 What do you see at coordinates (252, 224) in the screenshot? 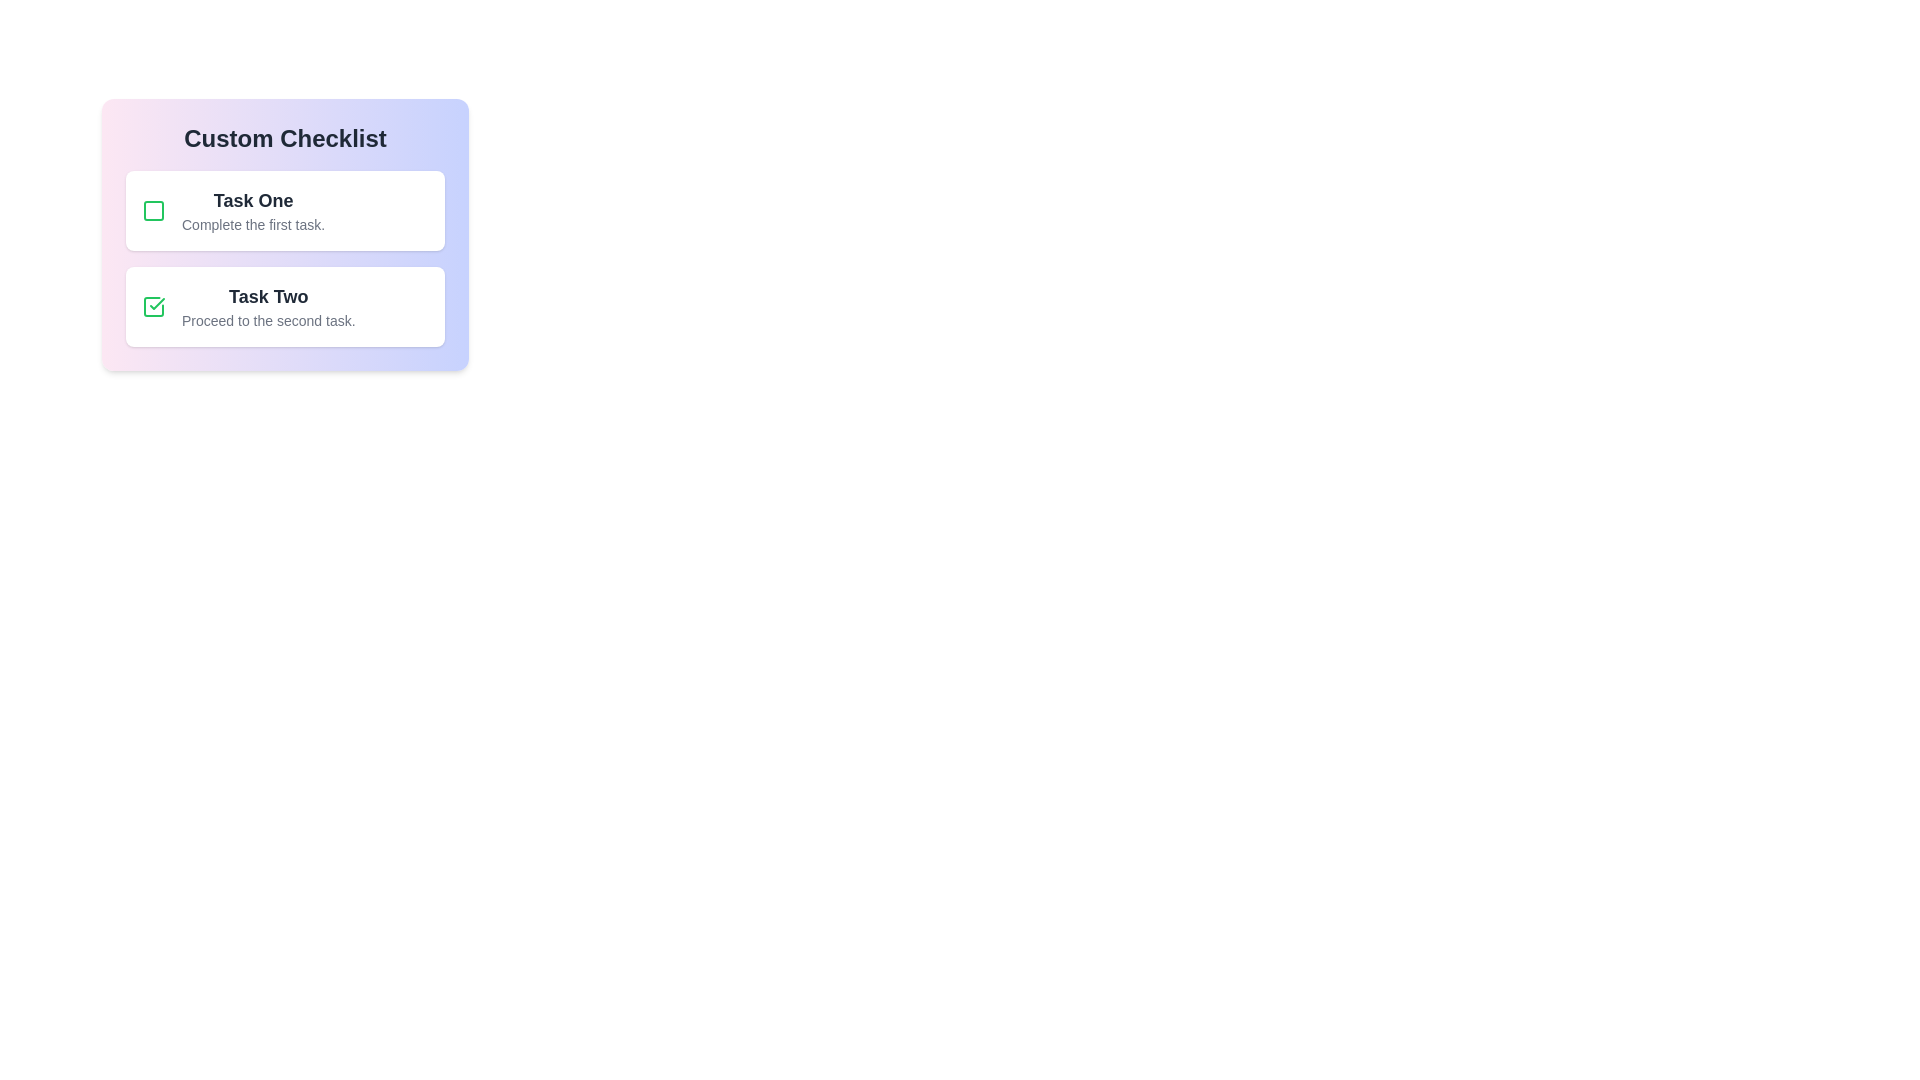
I see `descriptive text element located below the 'Task One' label in the checklist, which provides additional instructions or context` at bounding box center [252, 224].